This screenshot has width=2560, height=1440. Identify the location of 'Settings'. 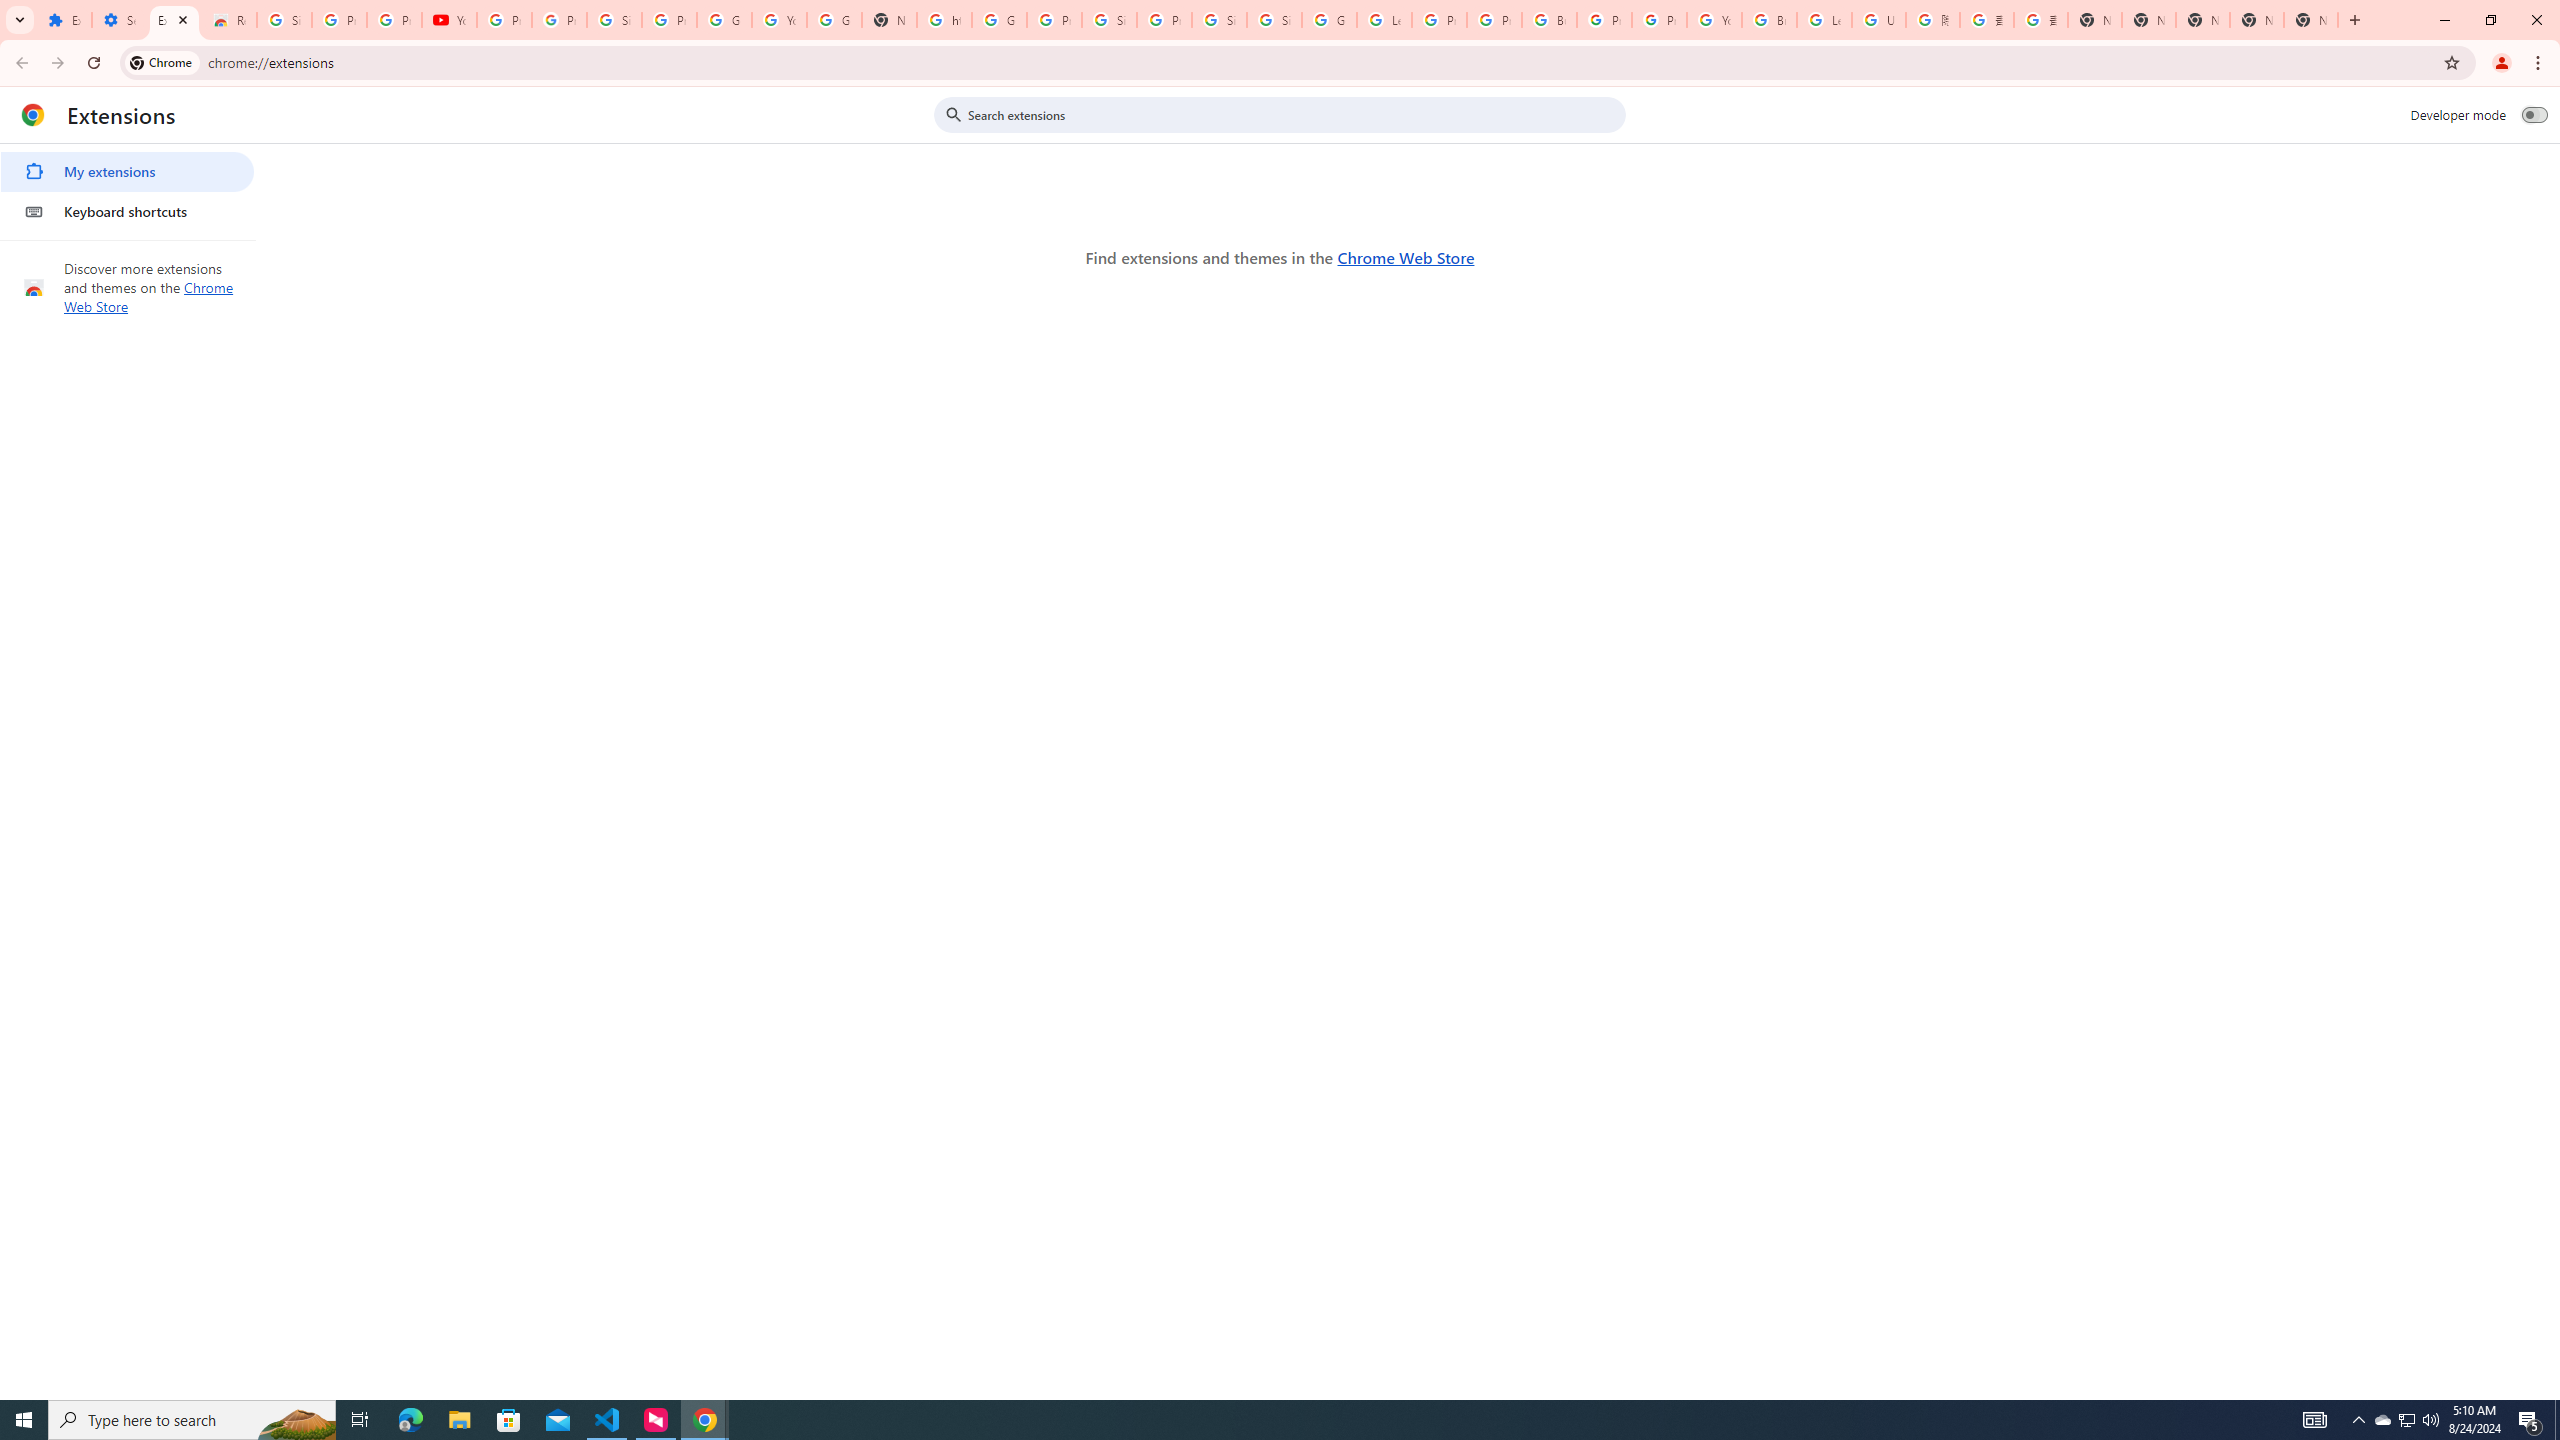
(118, 19).